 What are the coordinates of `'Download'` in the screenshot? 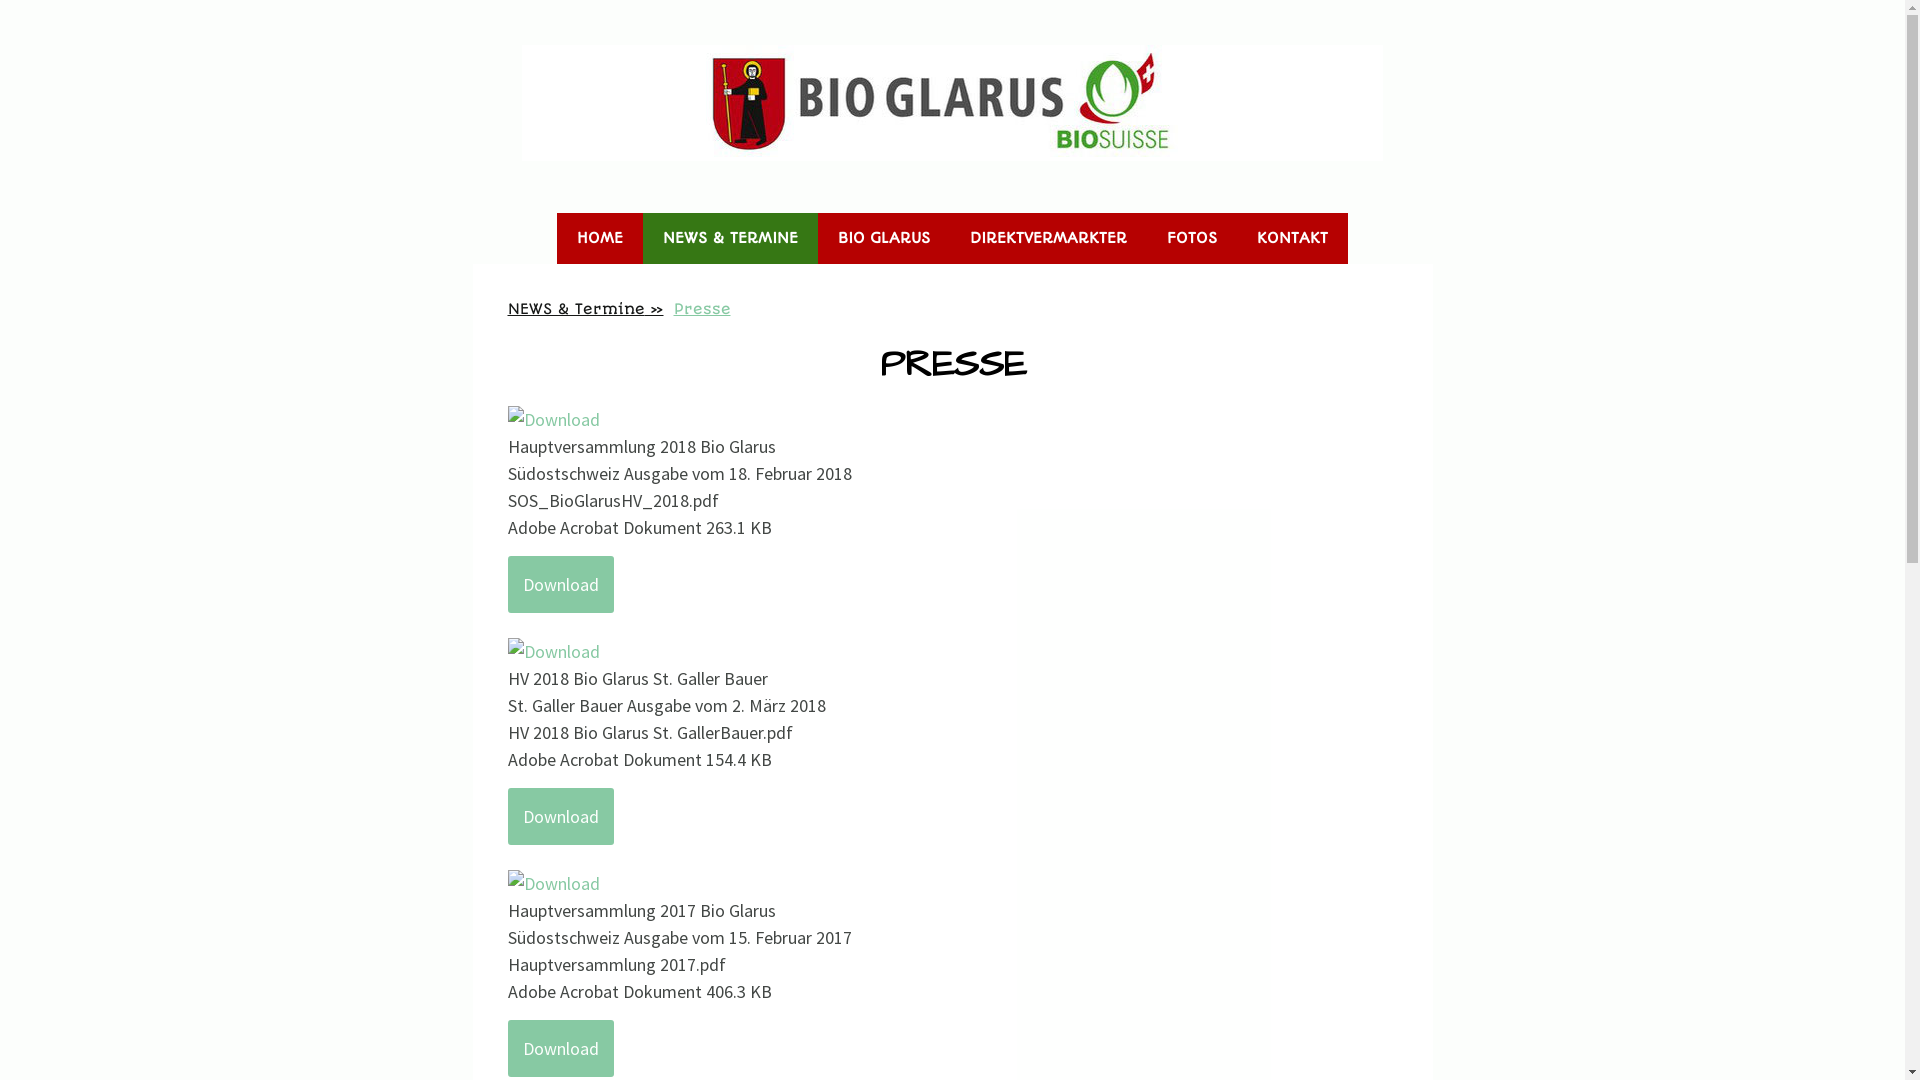 It's located at (508, 584).